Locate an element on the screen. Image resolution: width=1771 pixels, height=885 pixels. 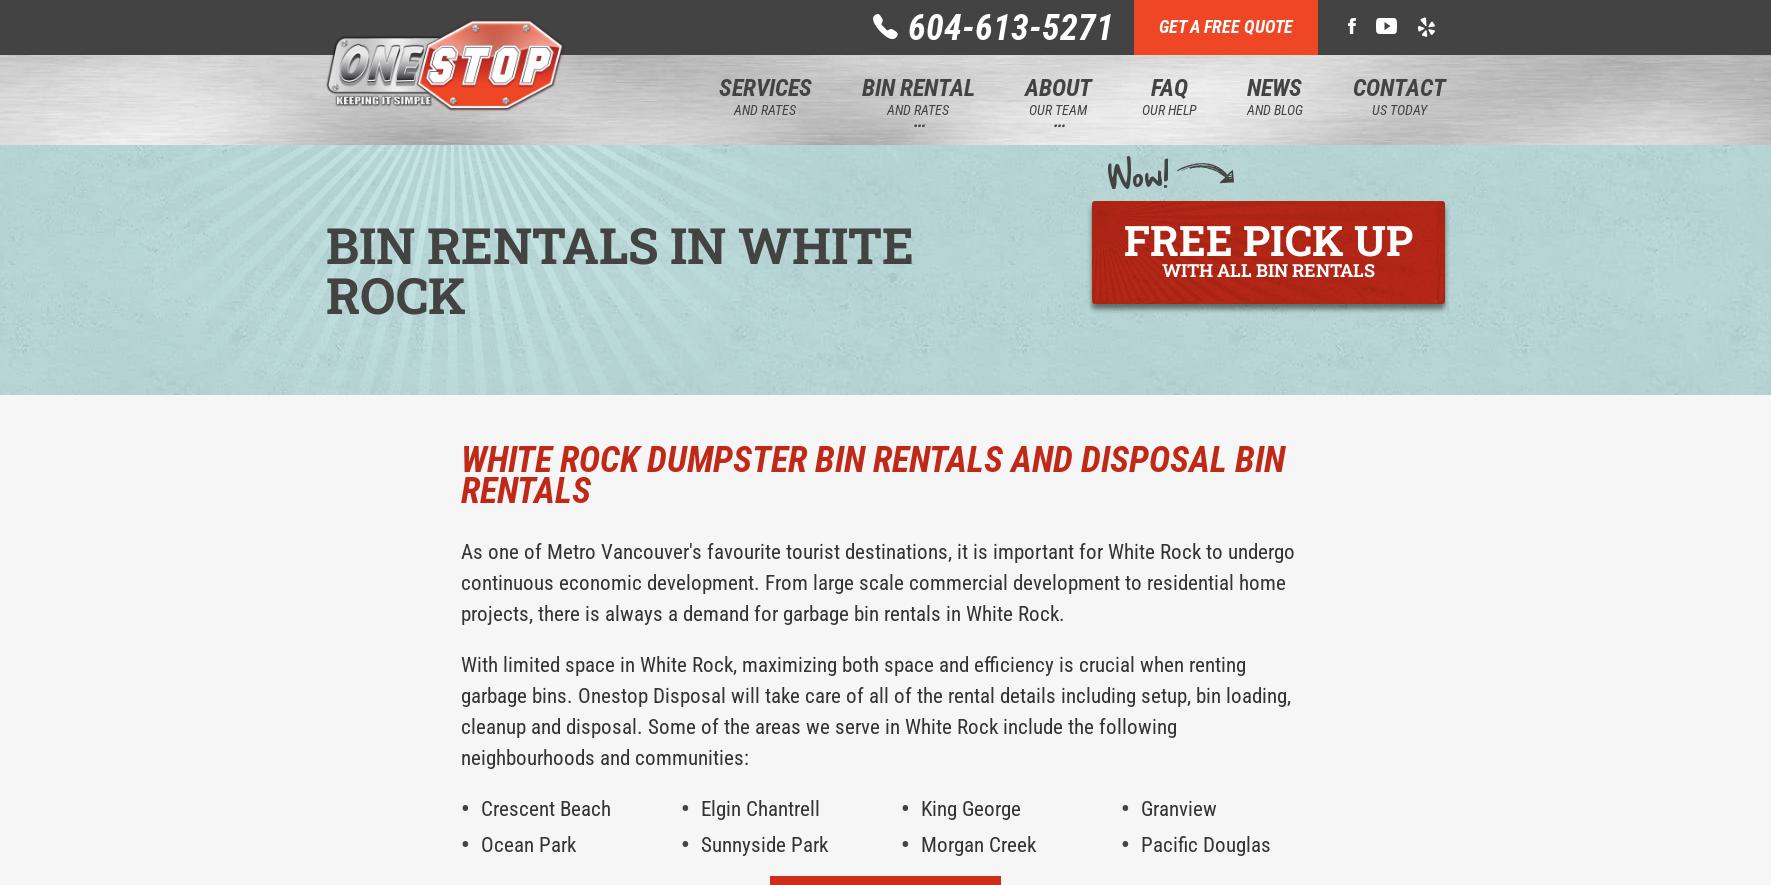
'White Rock Dumpster Bin Rentals and Disposal Bin Rentals' is located at coordinates (871, 474).